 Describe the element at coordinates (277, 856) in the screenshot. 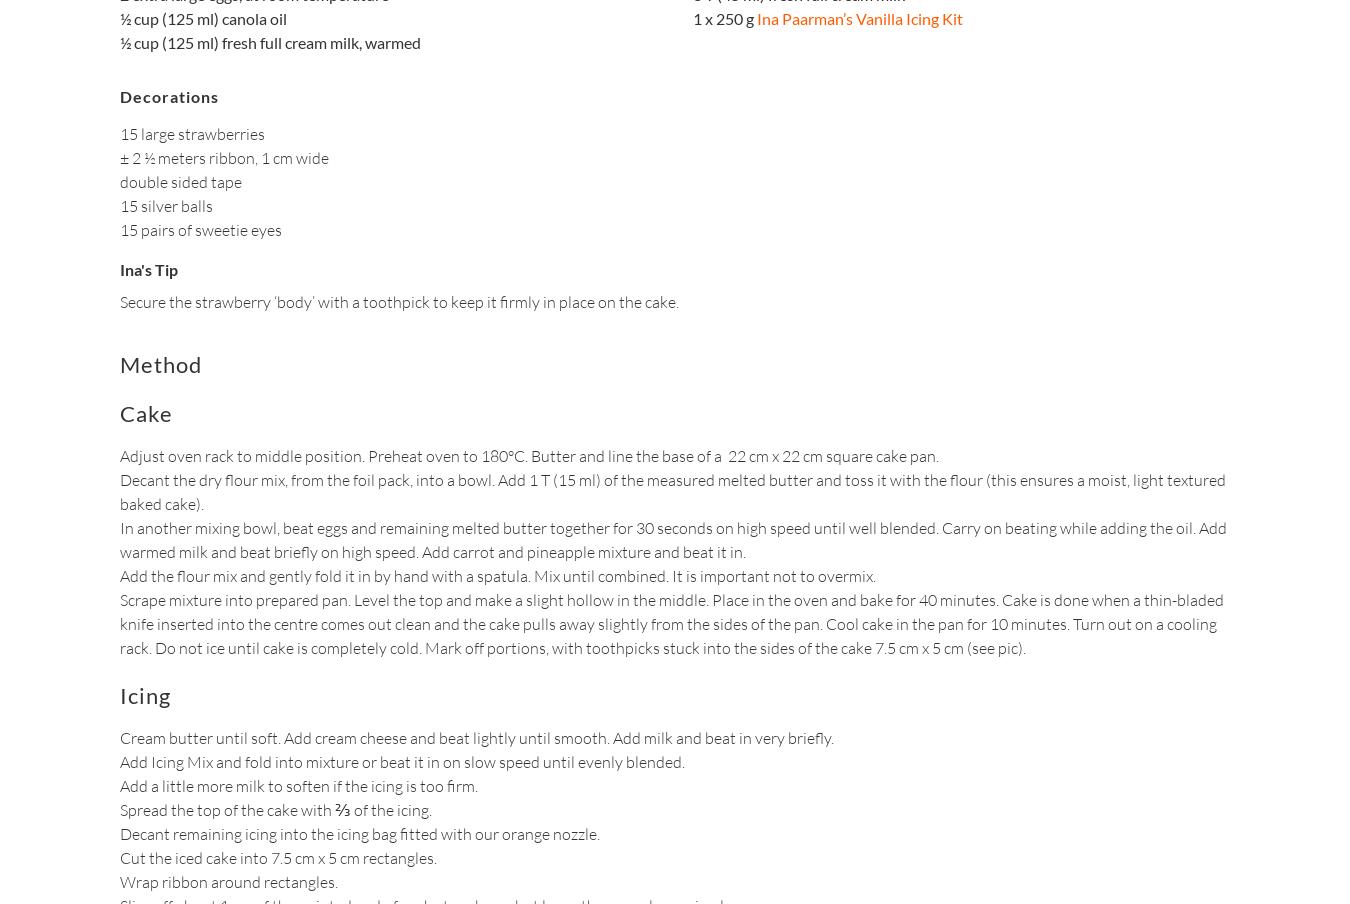

I see `'Cut the iced cake into 7.5 cm x 5 cm rectangles.'` at that location.